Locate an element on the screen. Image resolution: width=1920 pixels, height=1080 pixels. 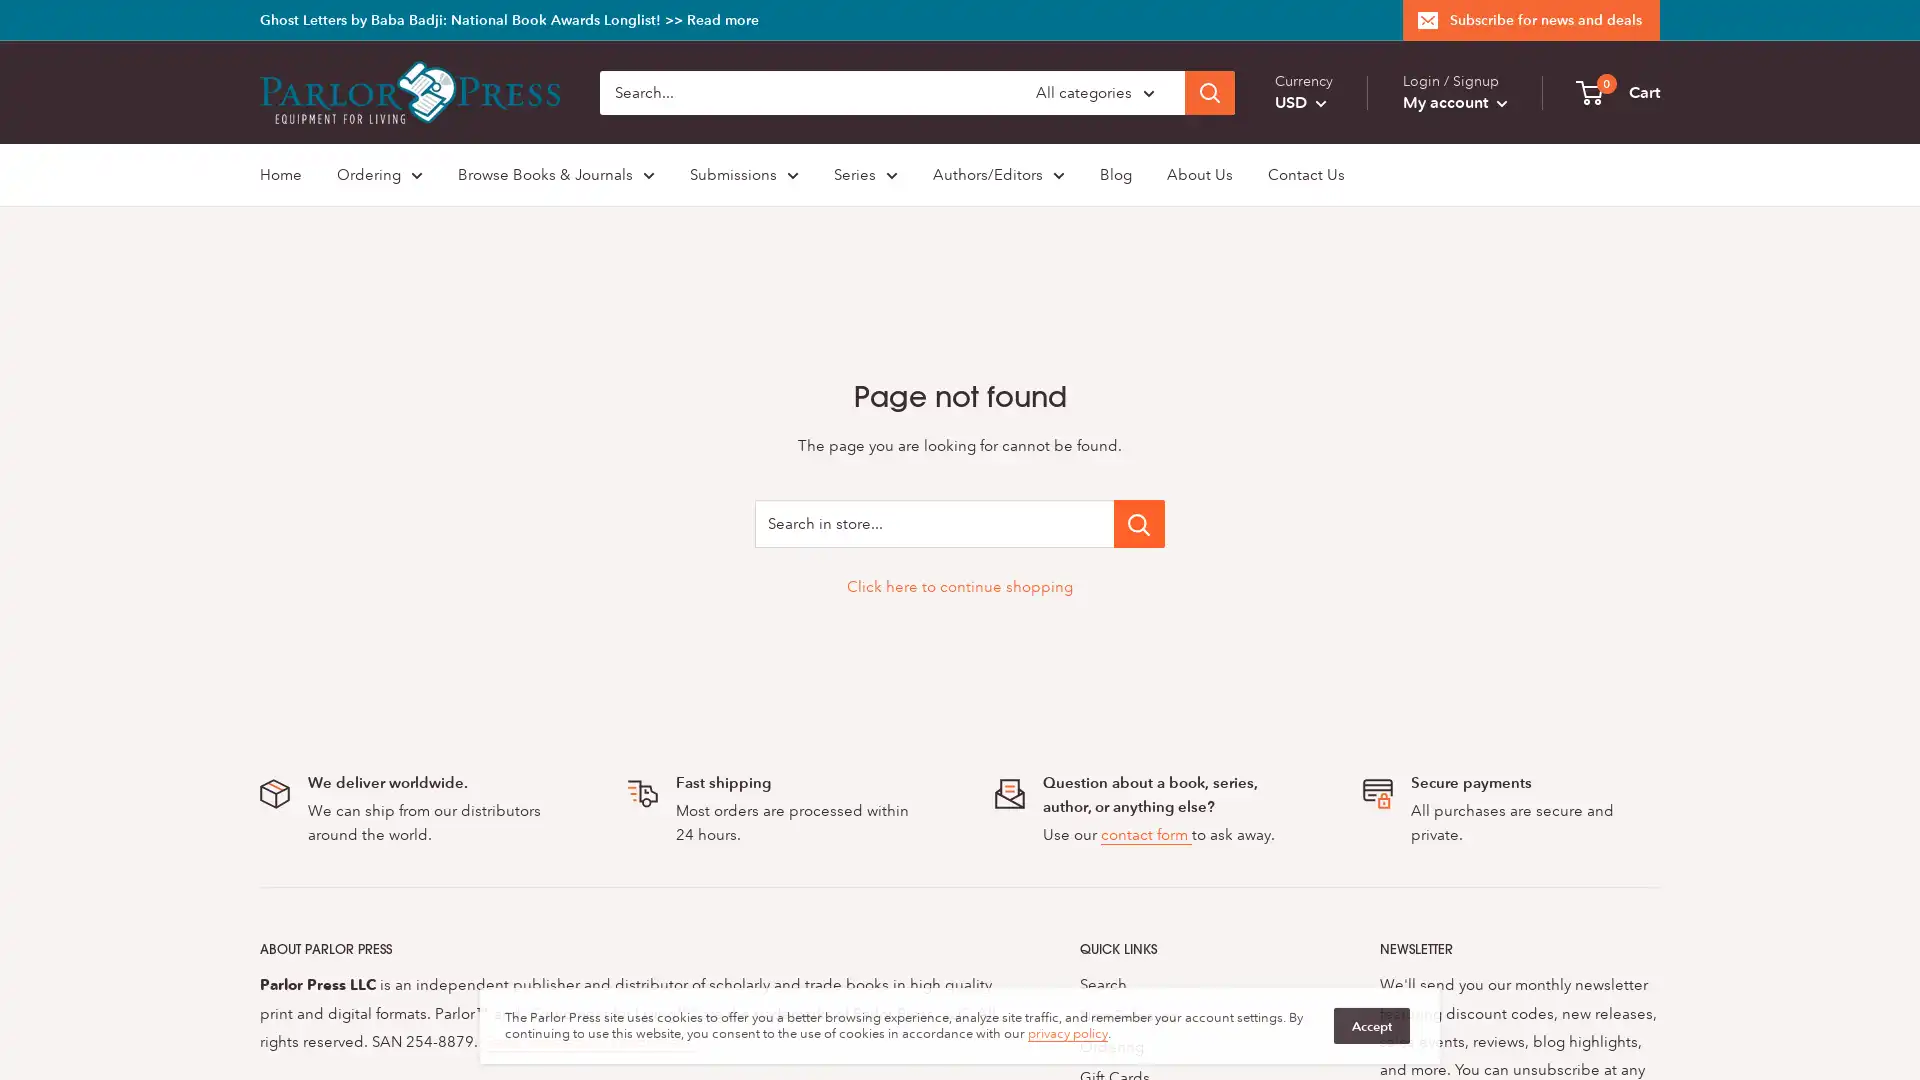
Search in store... is located at coordinates (1139, 523).